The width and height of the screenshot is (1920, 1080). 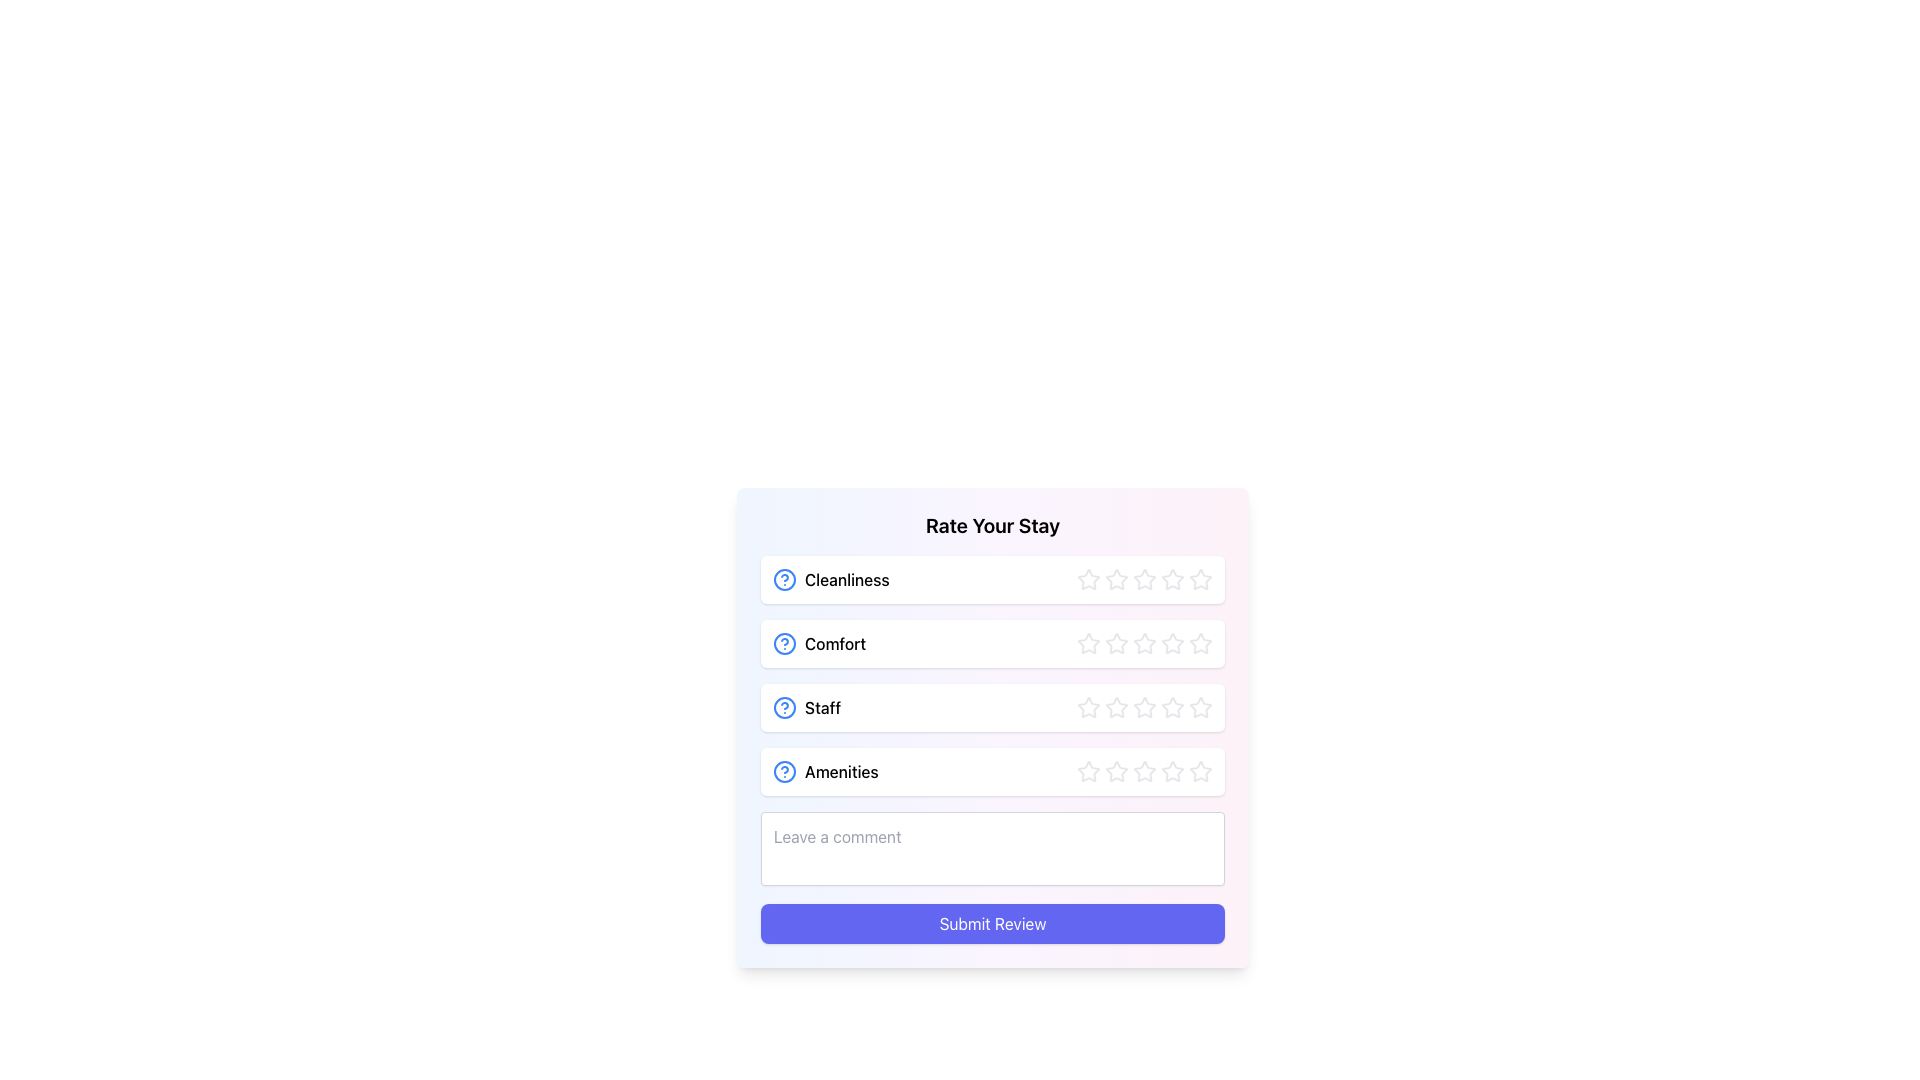 I want to click on the 'Cleanliness' text label, so click(x=831, y=579).